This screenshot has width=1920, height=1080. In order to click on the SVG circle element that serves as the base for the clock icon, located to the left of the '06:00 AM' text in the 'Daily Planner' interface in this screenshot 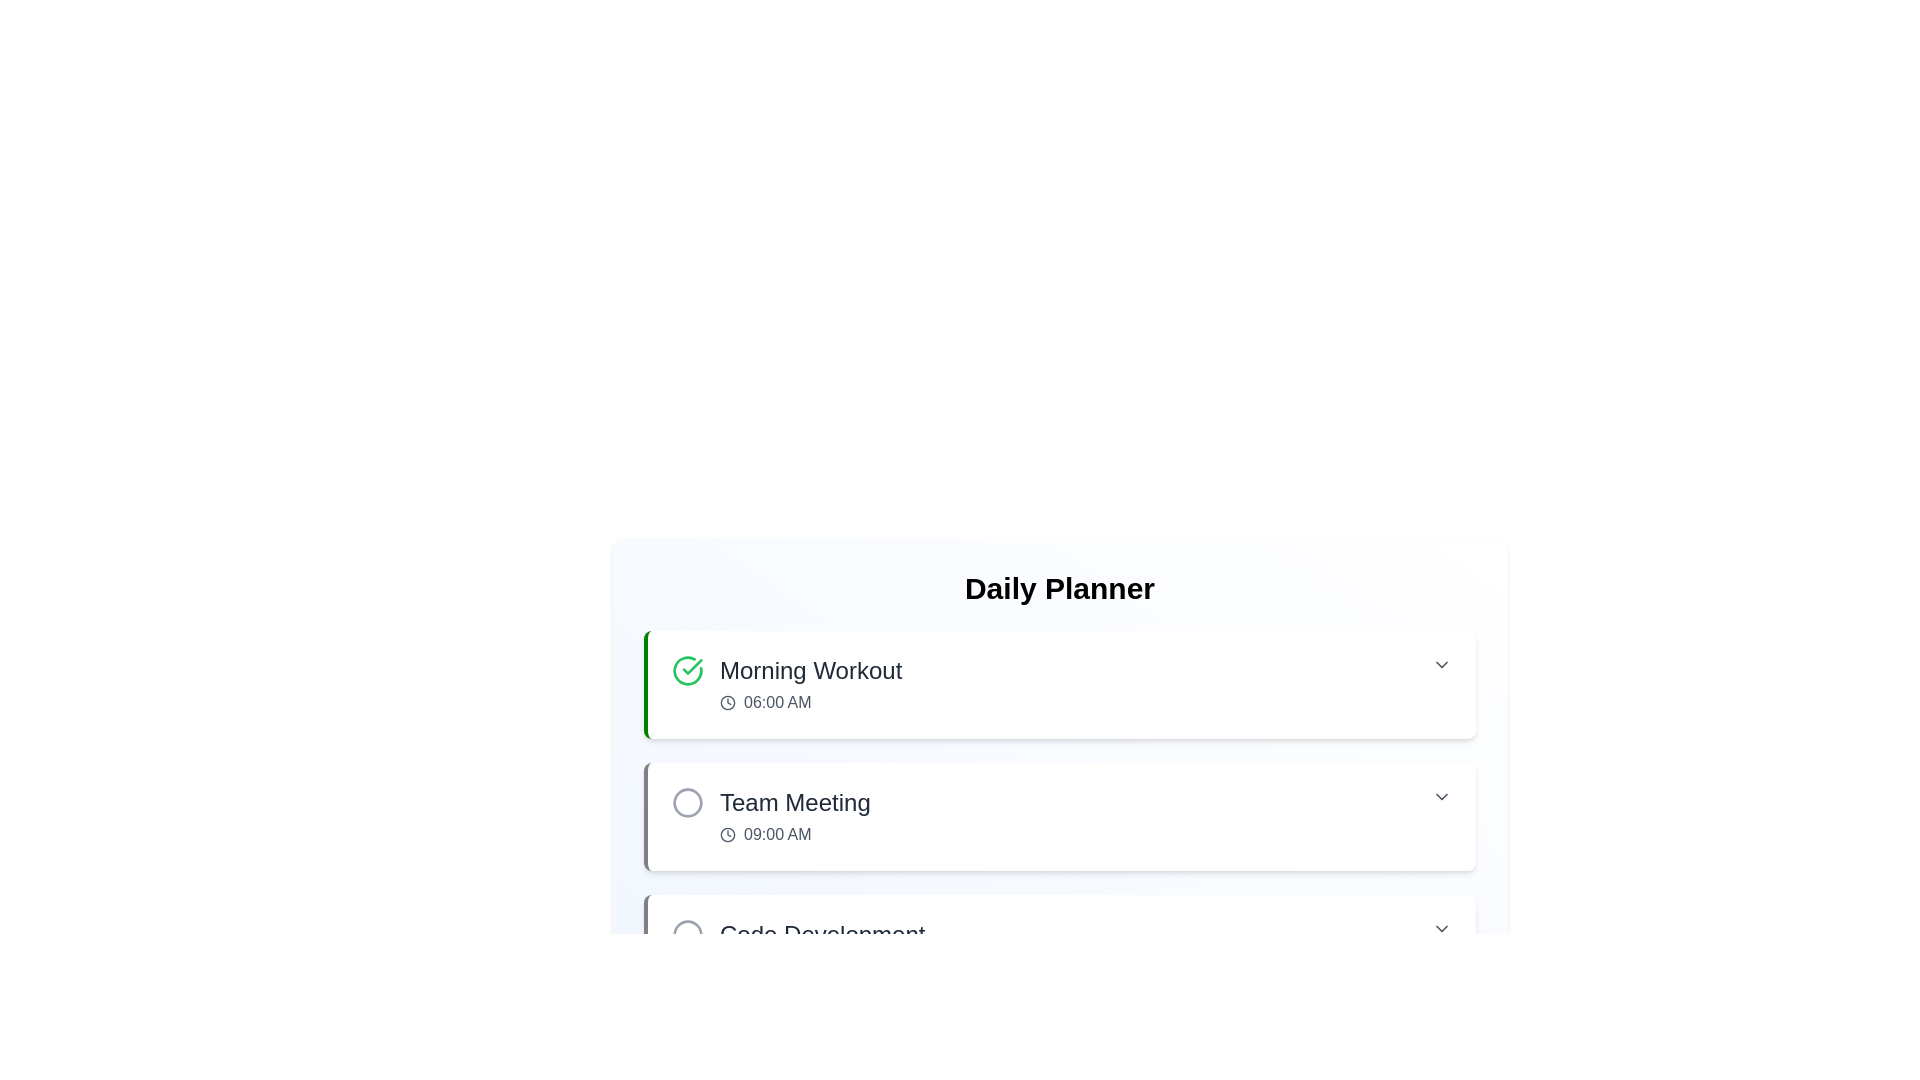, I will do `click(727, 701)`.